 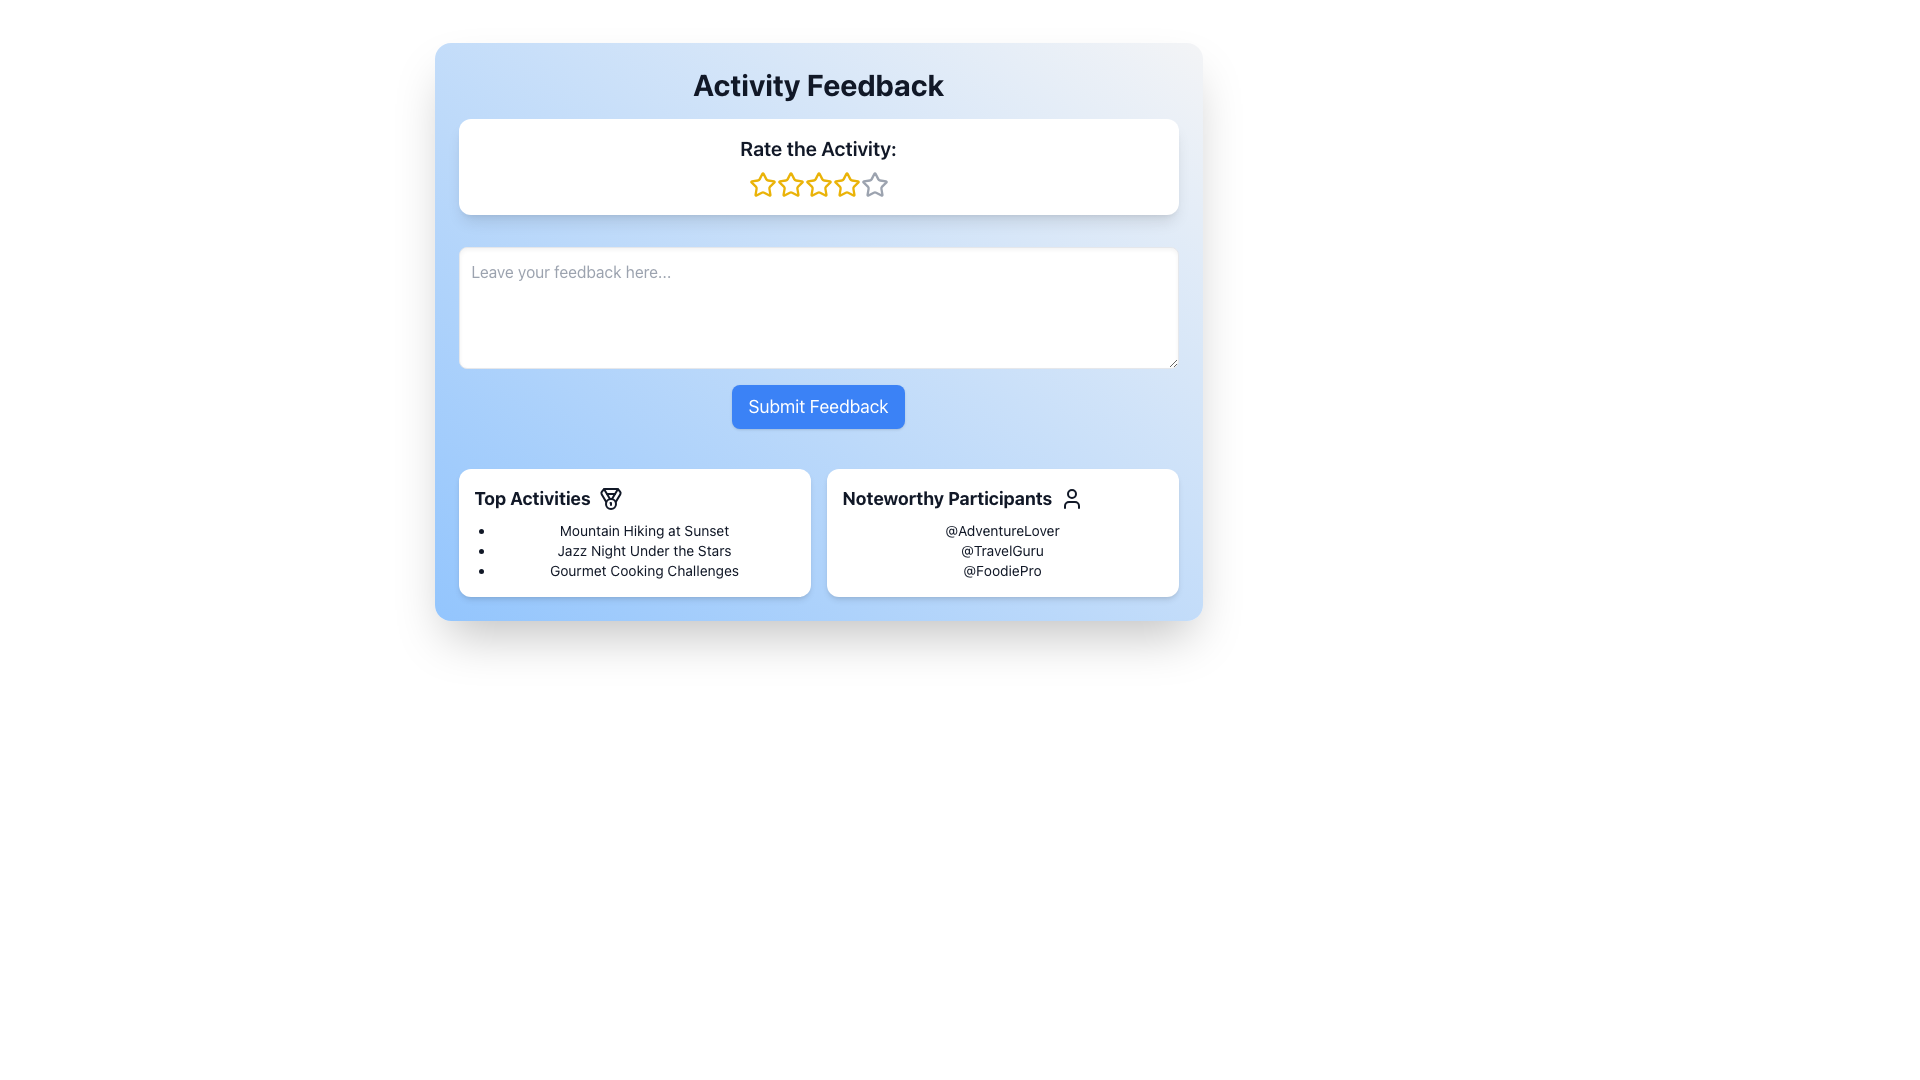 I want to click on text displayed in the 'Top Activities' list located at the bottom-left corner of the interface, beneath the 'Submit Feedback' button, so click(x=633, y=551).